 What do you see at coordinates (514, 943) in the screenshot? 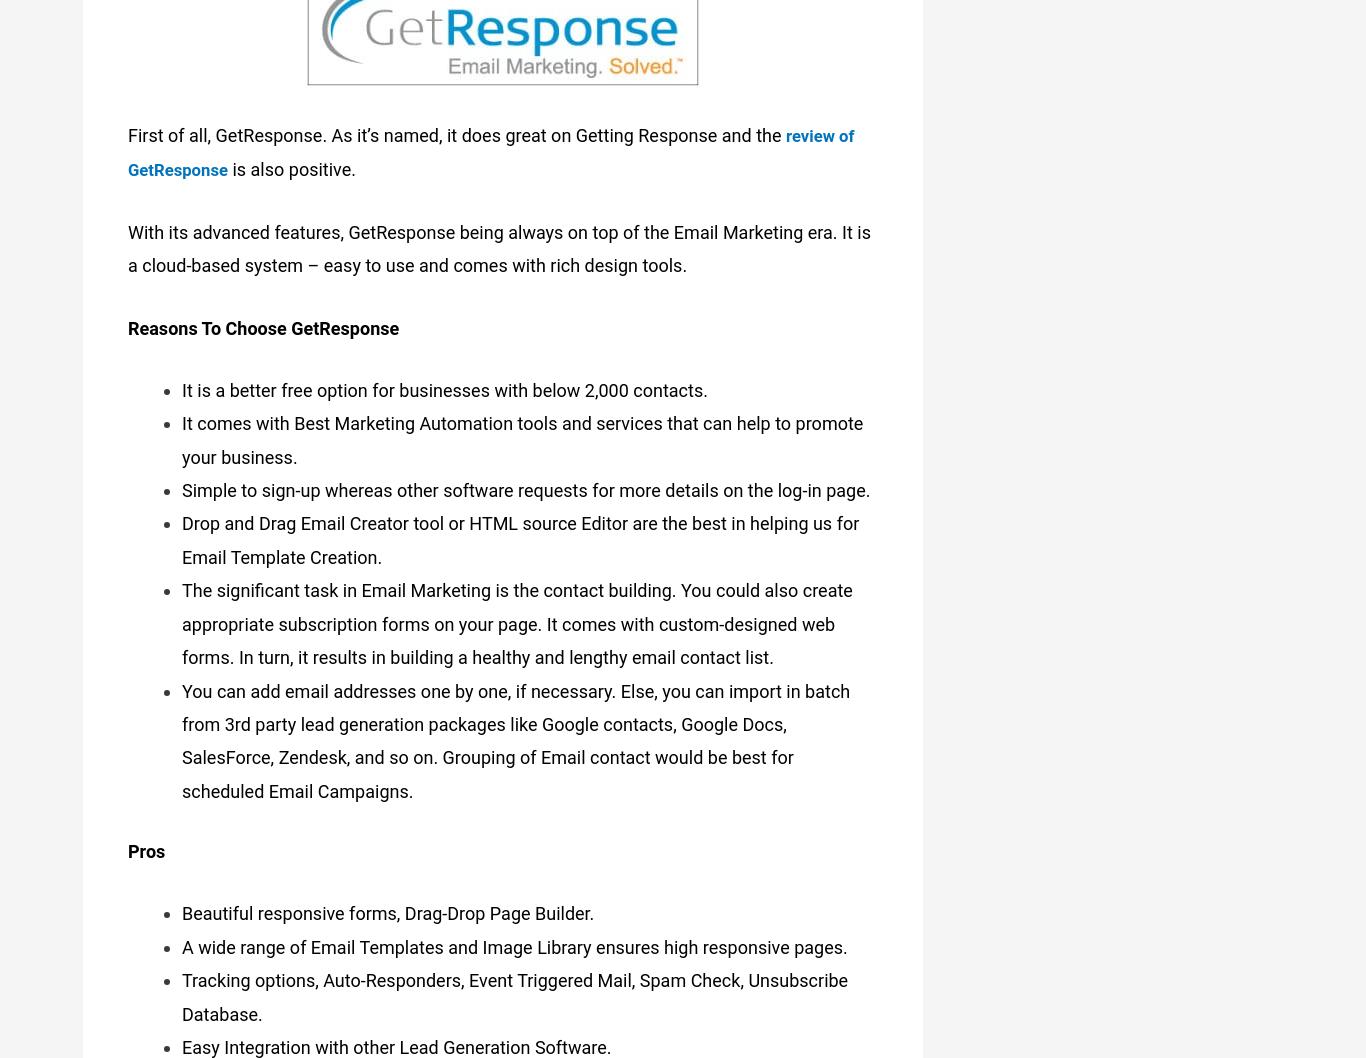
I see `'A wide range of Email Templates and Image Library ensures high responsive pages.'` at bounding box center [514, 943].